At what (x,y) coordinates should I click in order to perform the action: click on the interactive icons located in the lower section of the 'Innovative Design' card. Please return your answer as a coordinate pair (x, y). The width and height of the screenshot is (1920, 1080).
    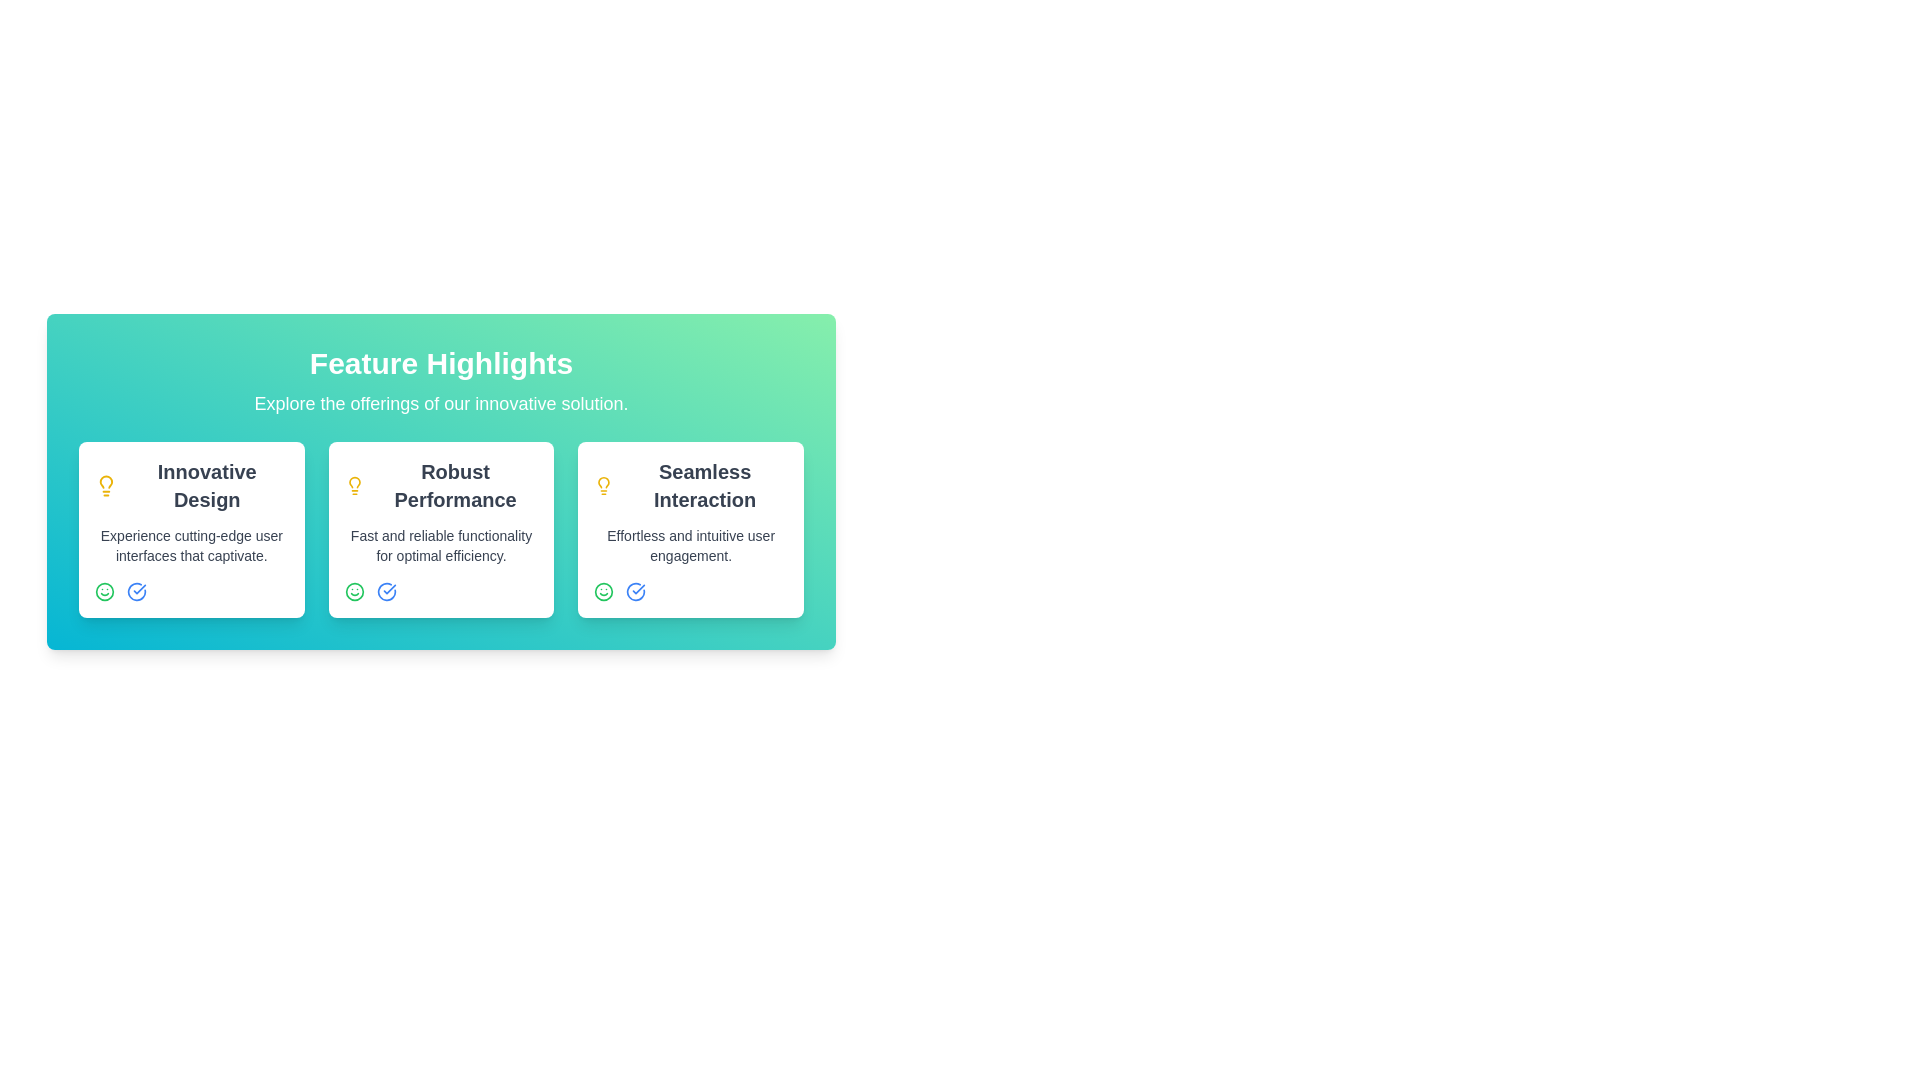
    Looking at the image, I should click on (191, 590).